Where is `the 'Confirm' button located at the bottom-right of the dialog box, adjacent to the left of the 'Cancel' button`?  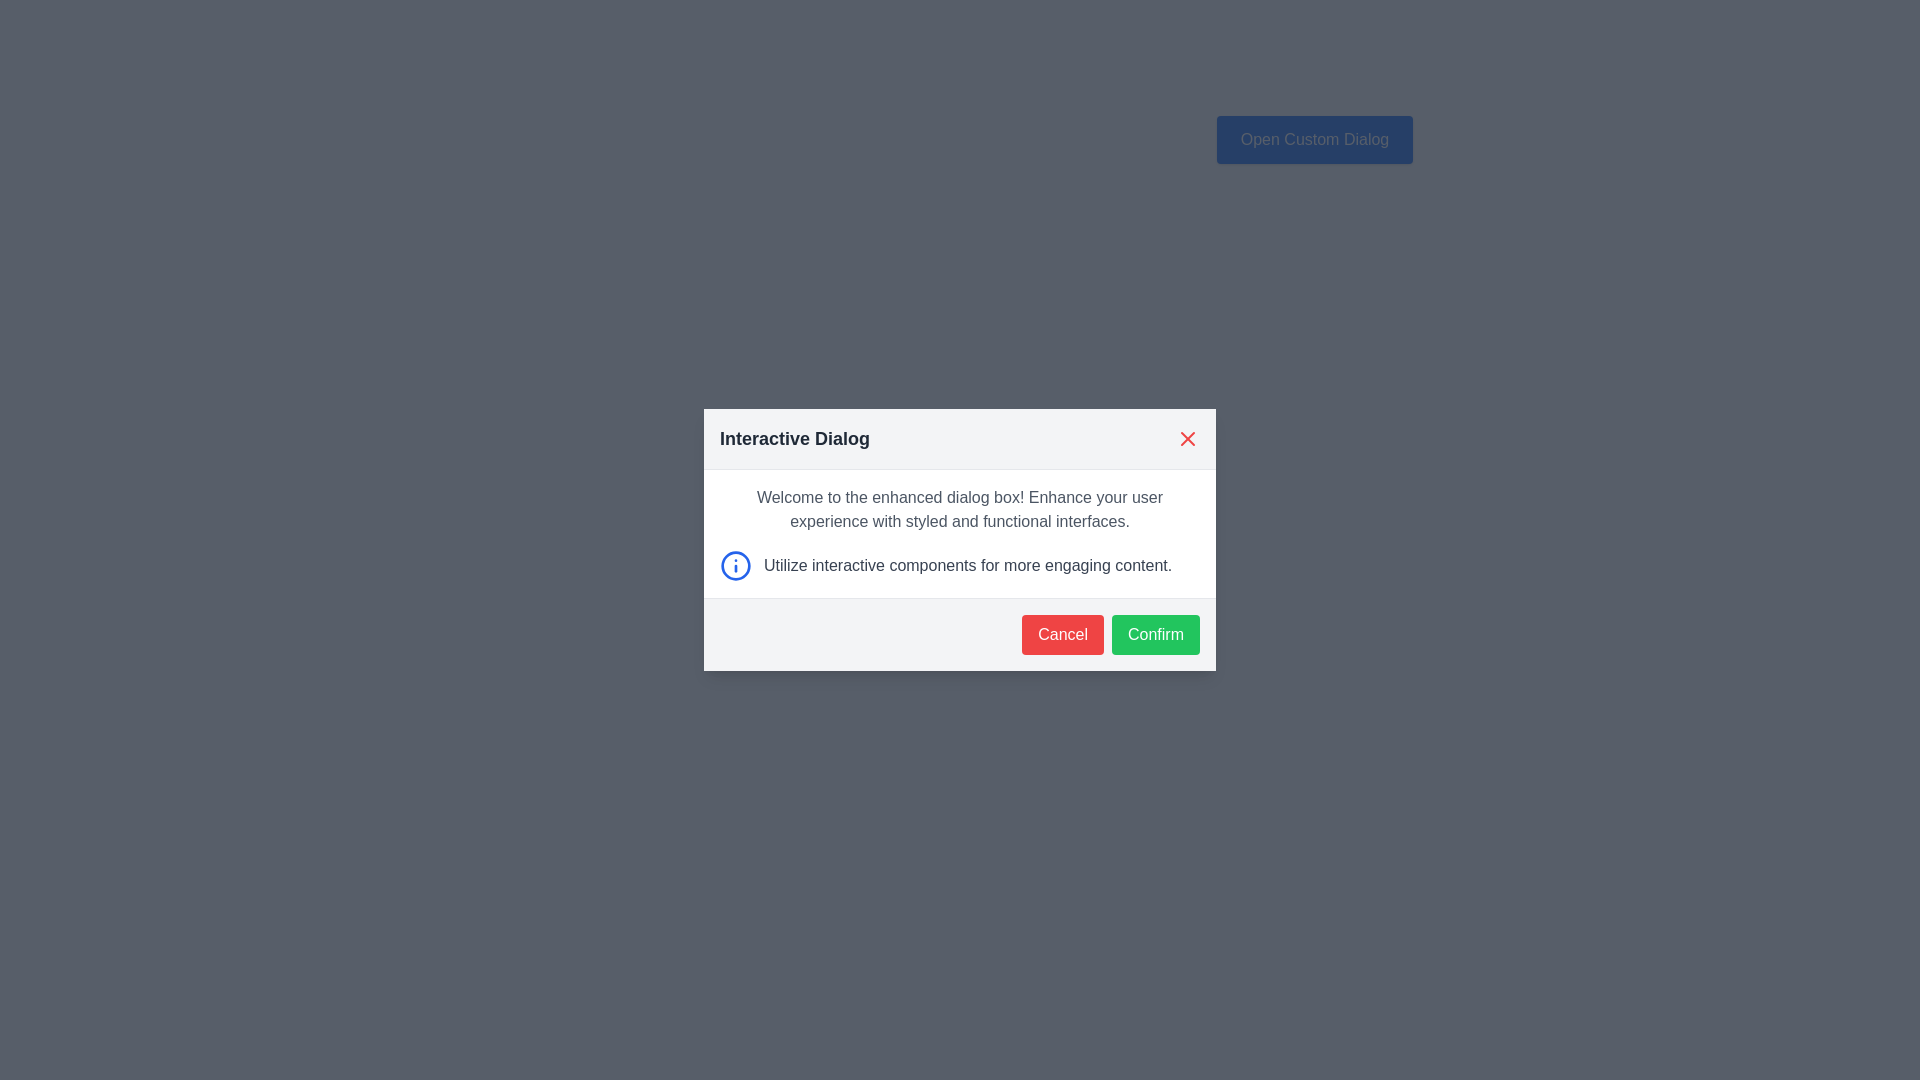 the 'Confirm' button located at the bottom-right of the dialog box, adjacent to the left of the 'Cancel' button is located at coordinates (1156, 635).